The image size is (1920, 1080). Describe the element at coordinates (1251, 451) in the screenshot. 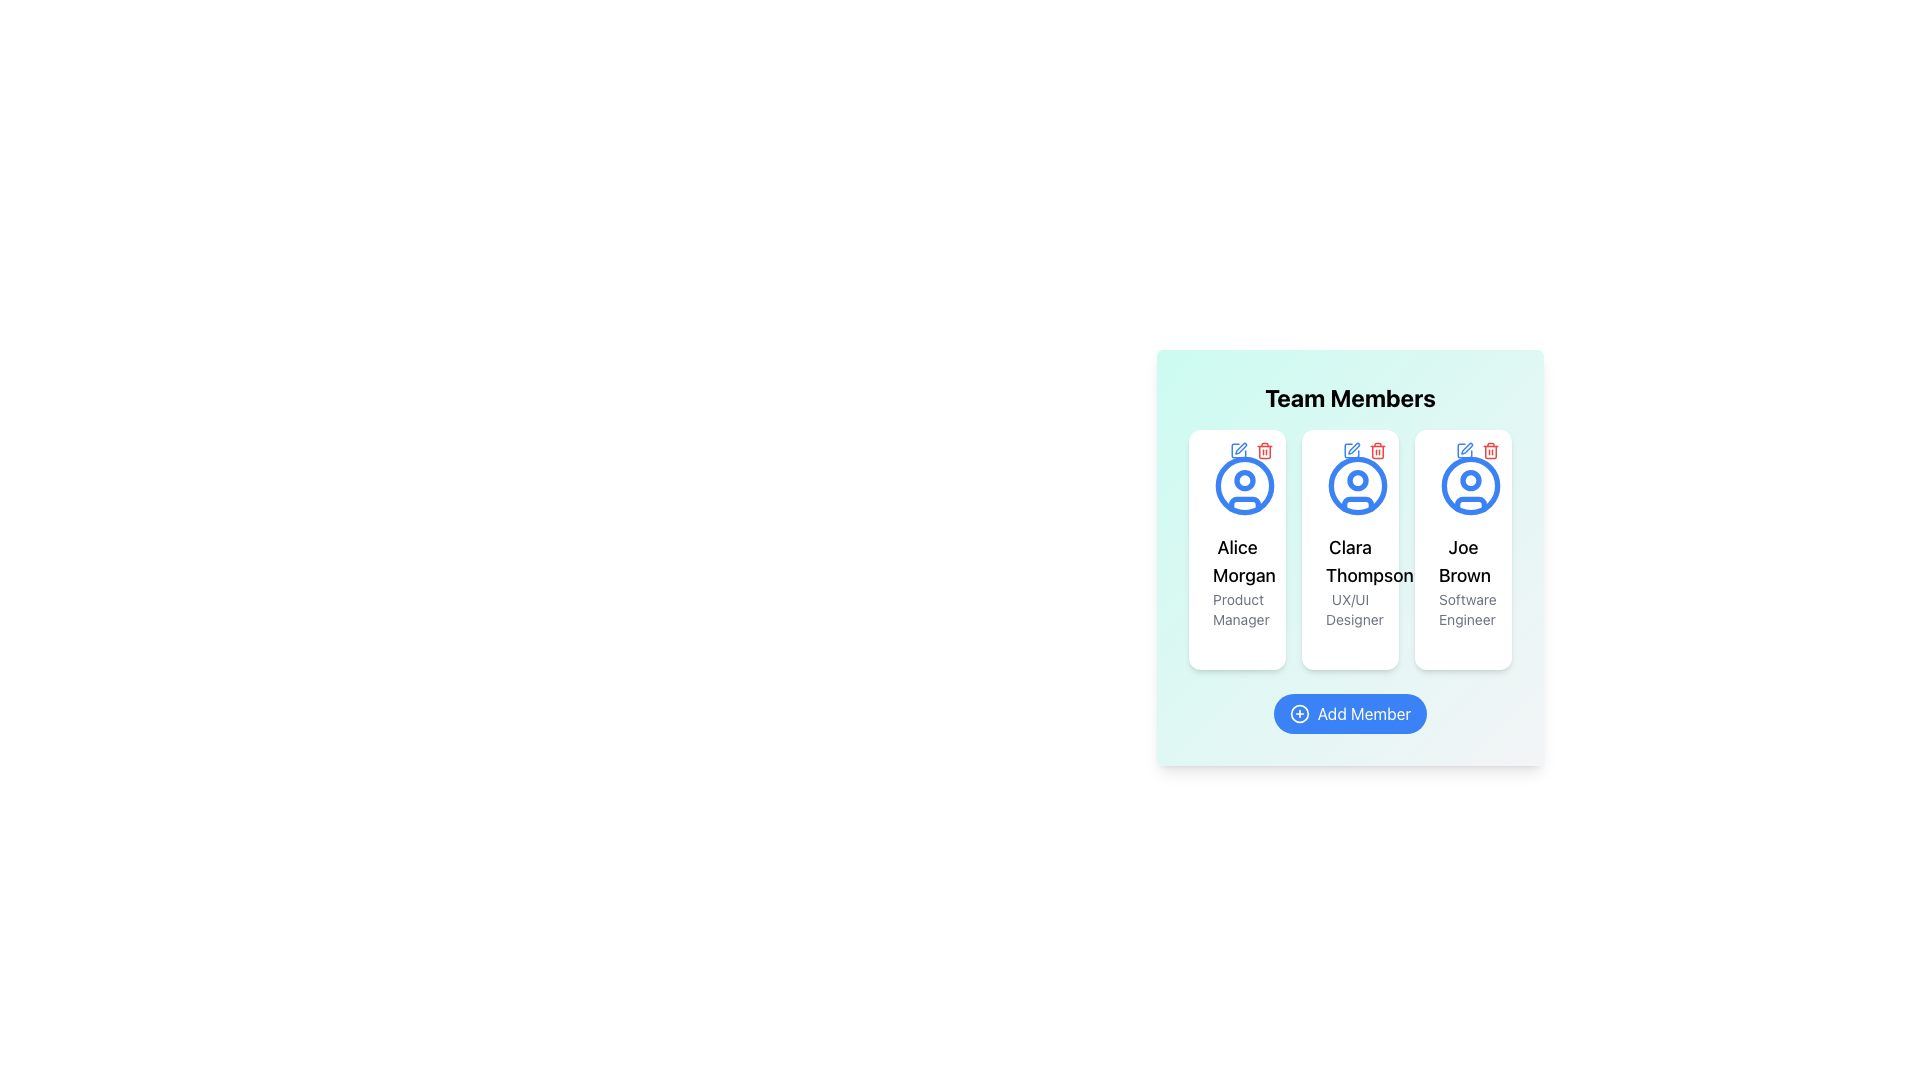

I see `the Button Group in the upper-right corner of the card for 'Alice Morgan'` at that location.